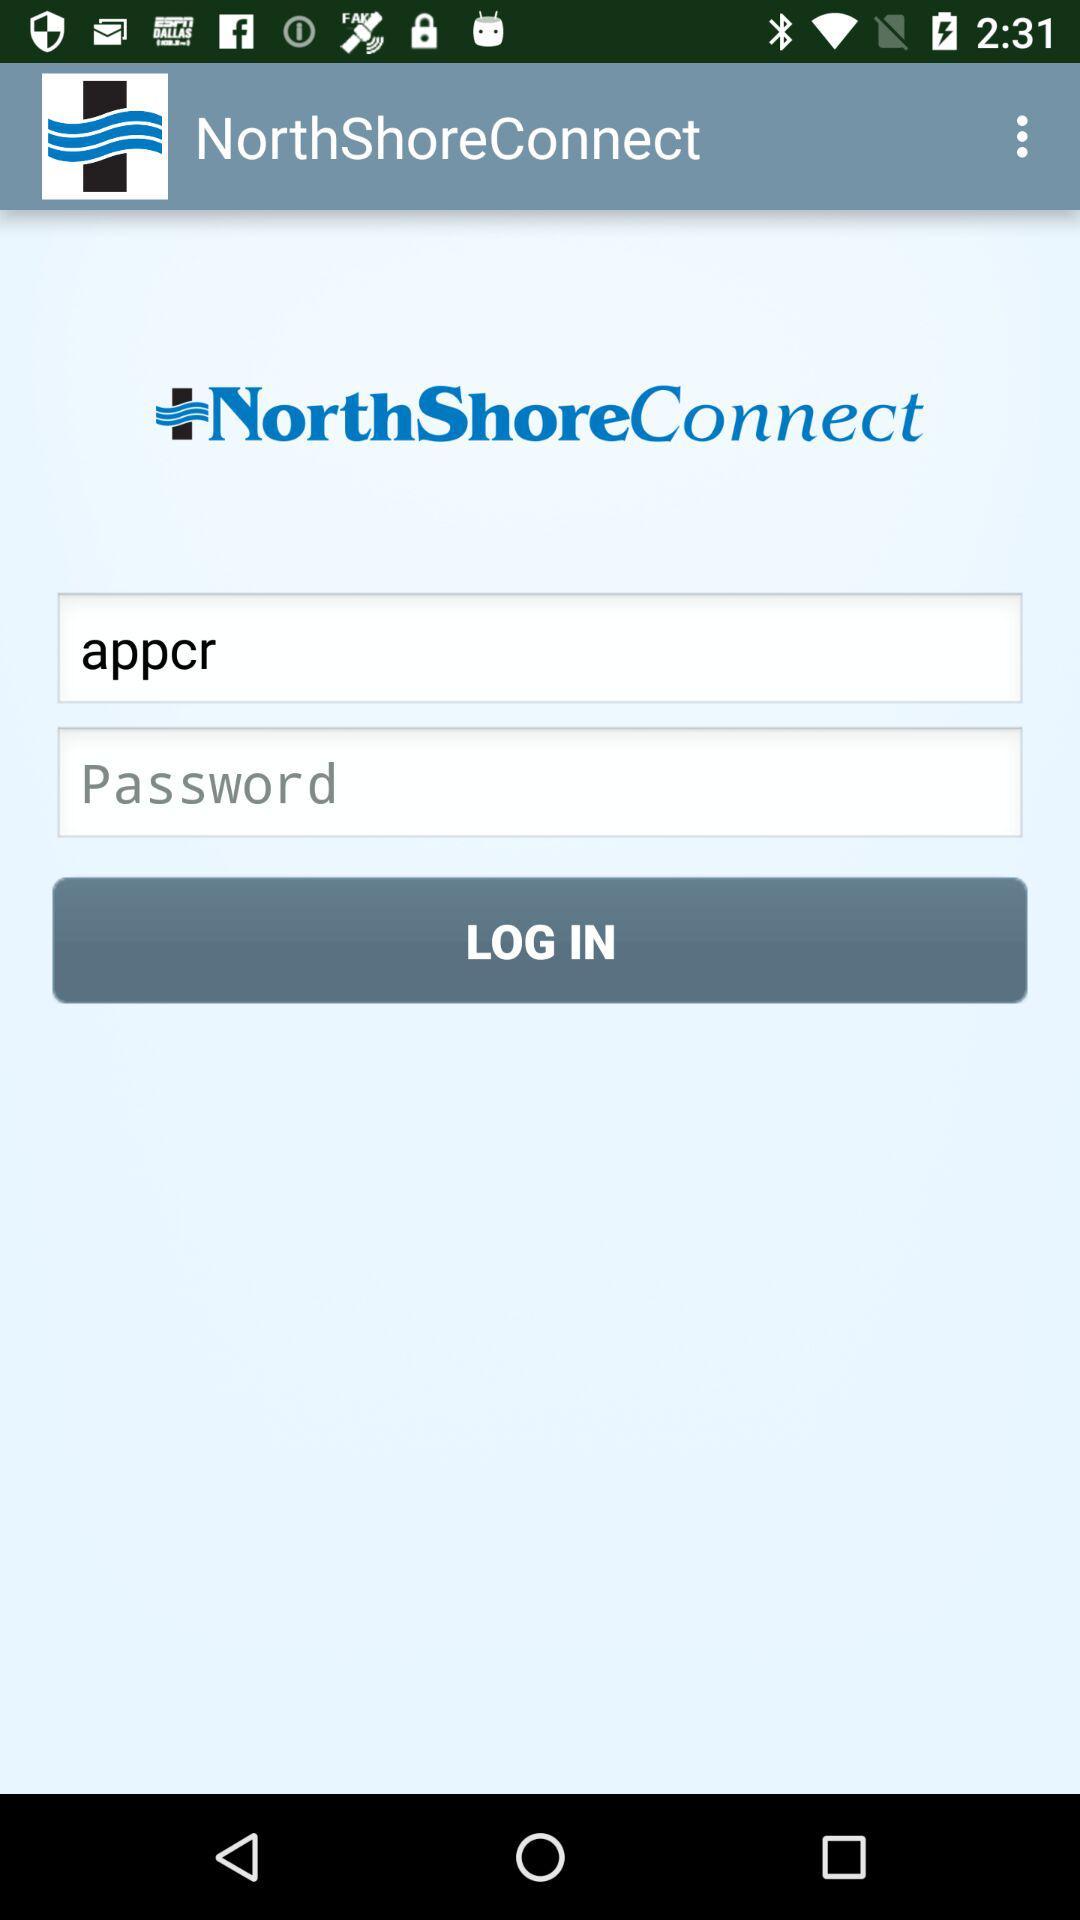  Describe the element at coordinates (1027, 135) in the screenshot. I see `icon next to the northshoreconnect item` at that location.